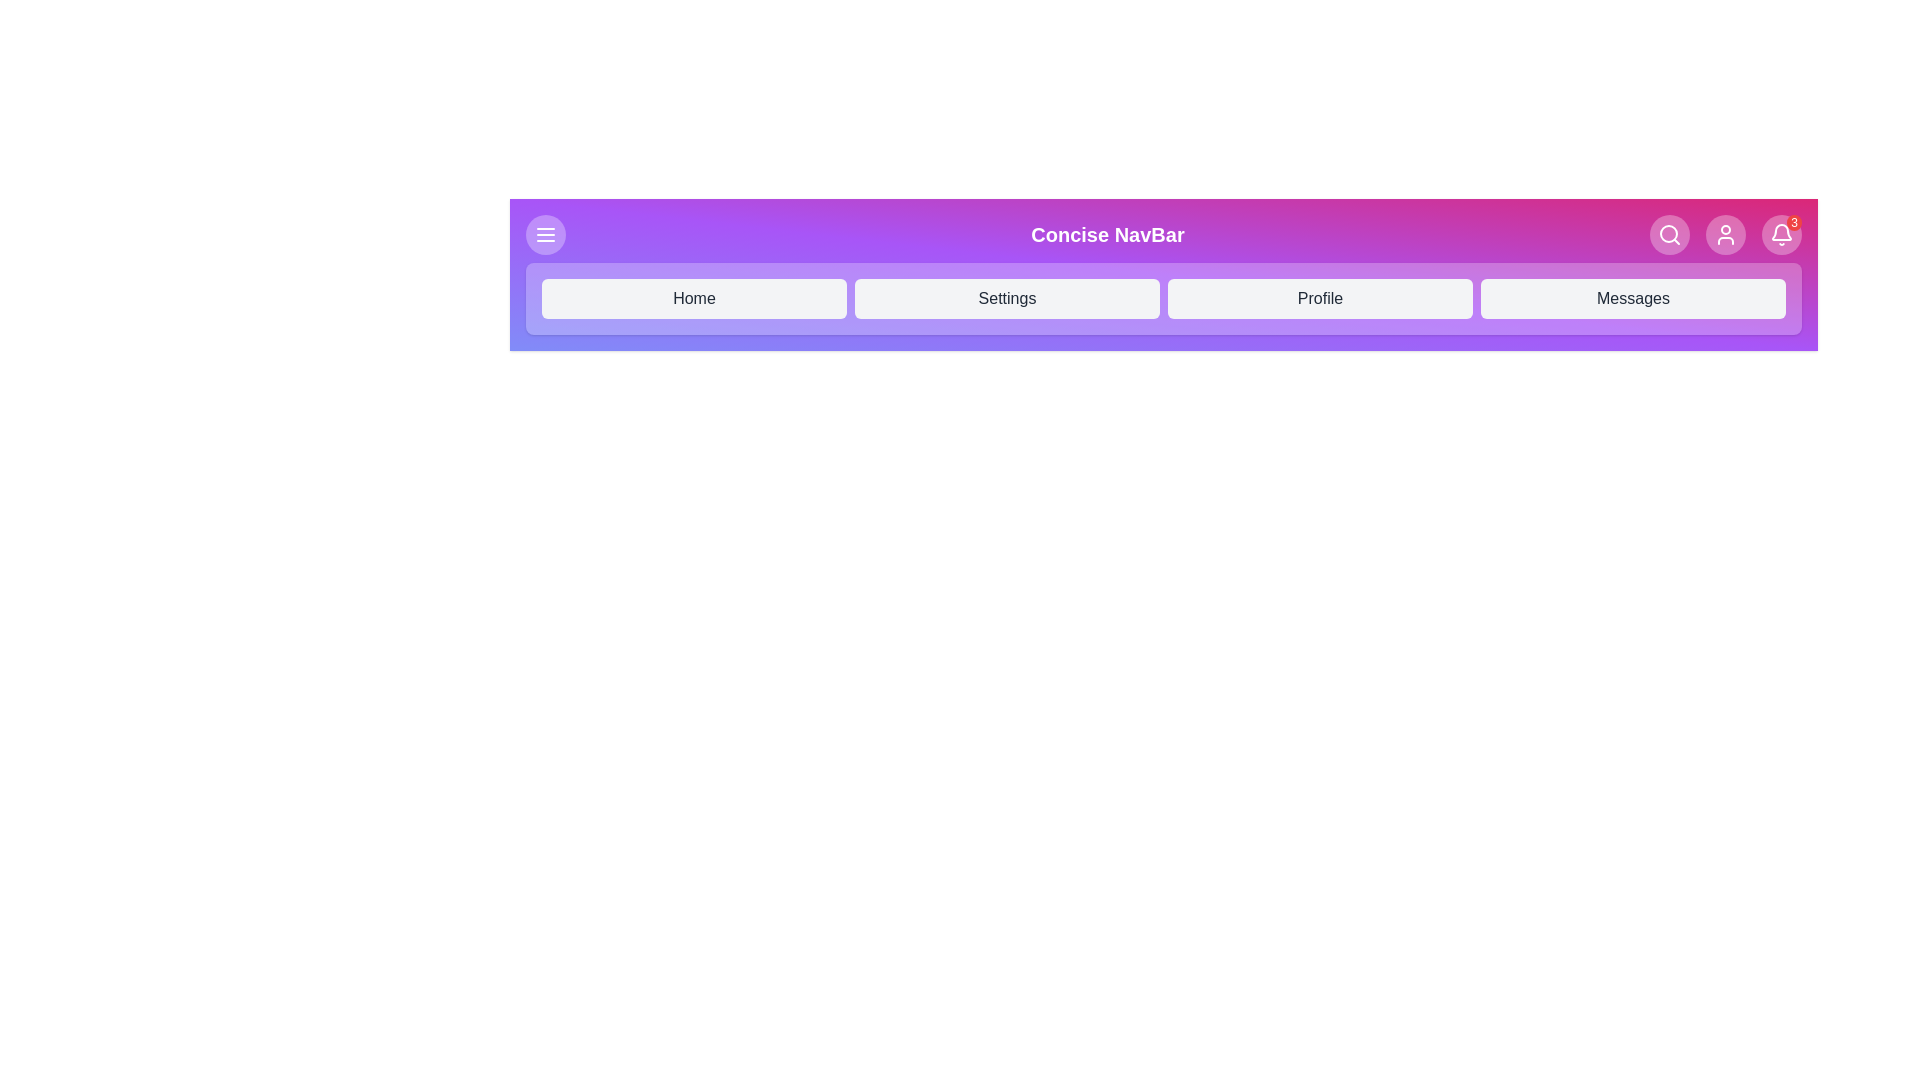 The image size is (1920, 1080). What do you see at coordinates (1670, 234) in the screenshot?
I see `the search button to initiate the search functionality` at bounding box center [1670, 234].